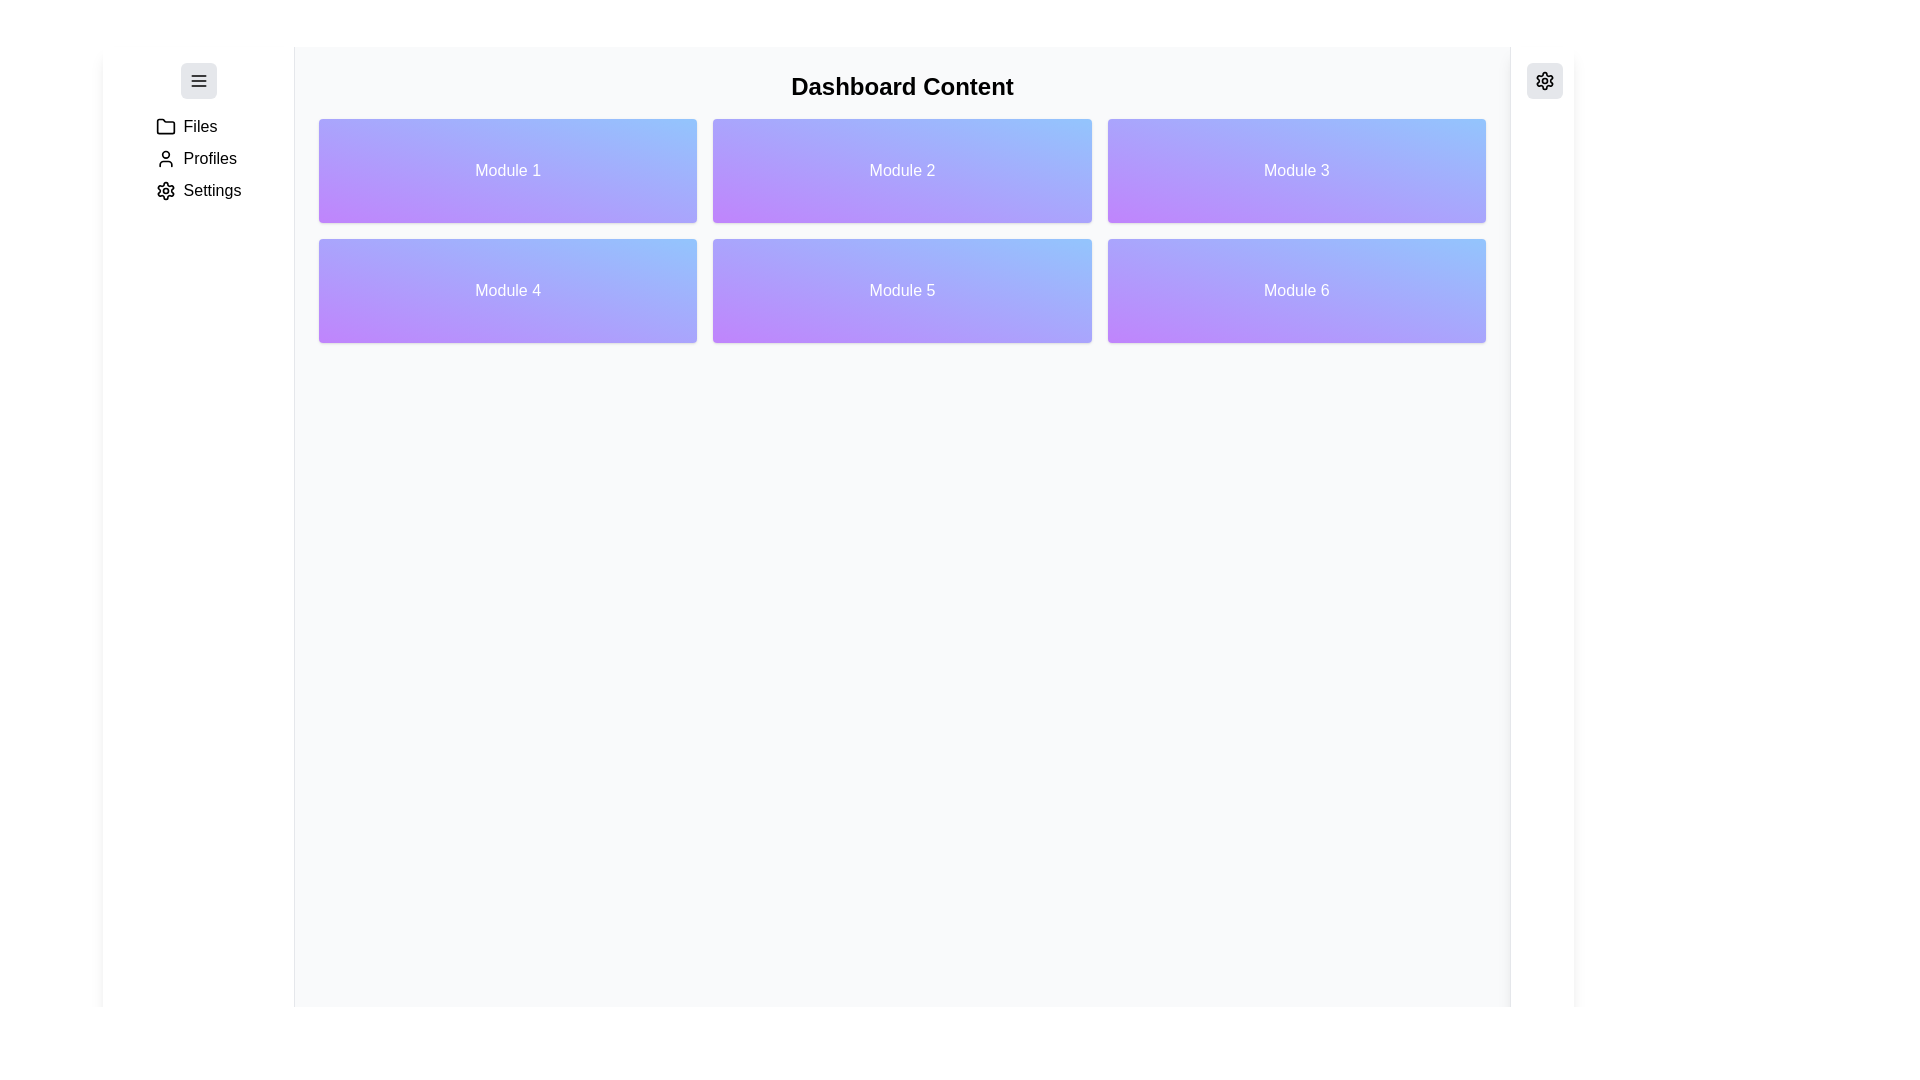  What do you see at coordinates (198, 80) in the screenshot?
I see `the Menu Icon located in the navigation pane on the left-hand side` at bounding box center [198, 80].